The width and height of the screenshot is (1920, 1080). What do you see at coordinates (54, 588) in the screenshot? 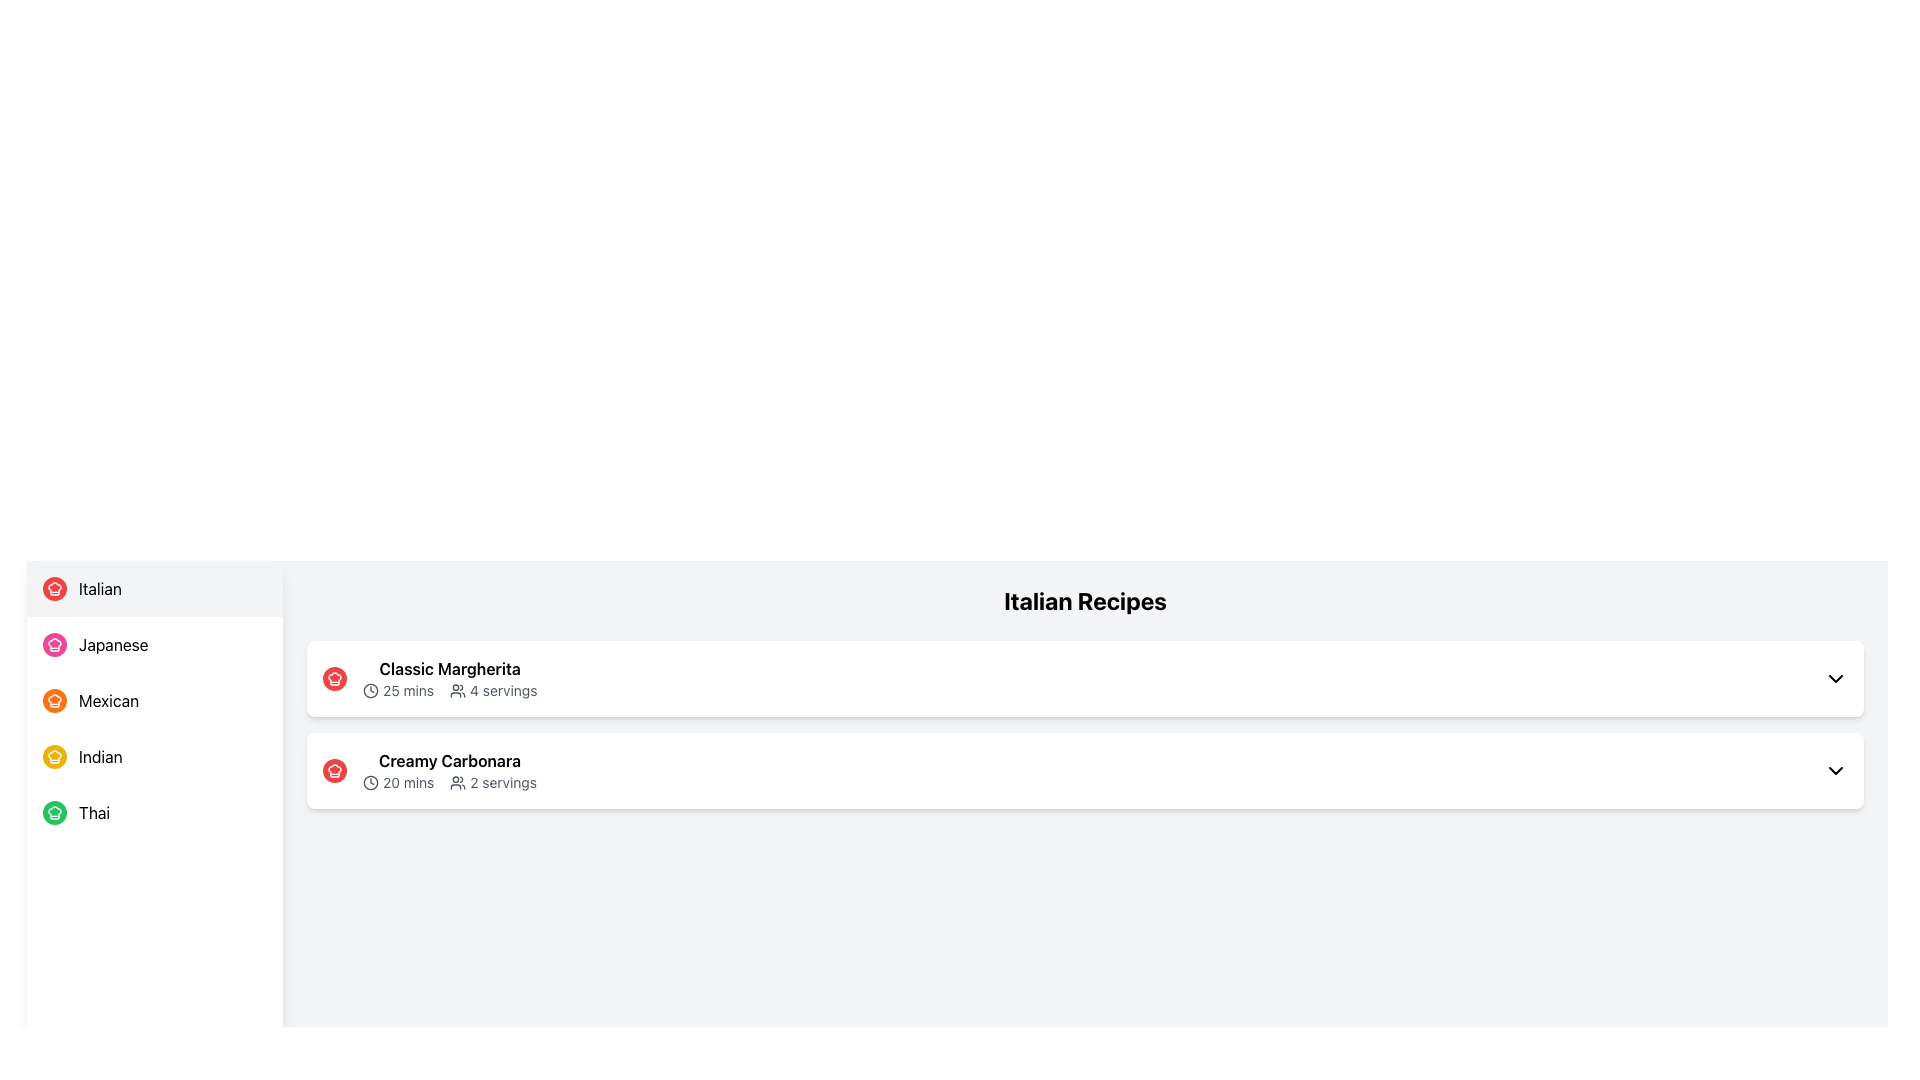
I see `the 'Italian' category icon located in the sidebar menu` at bounding box center [54, 588].